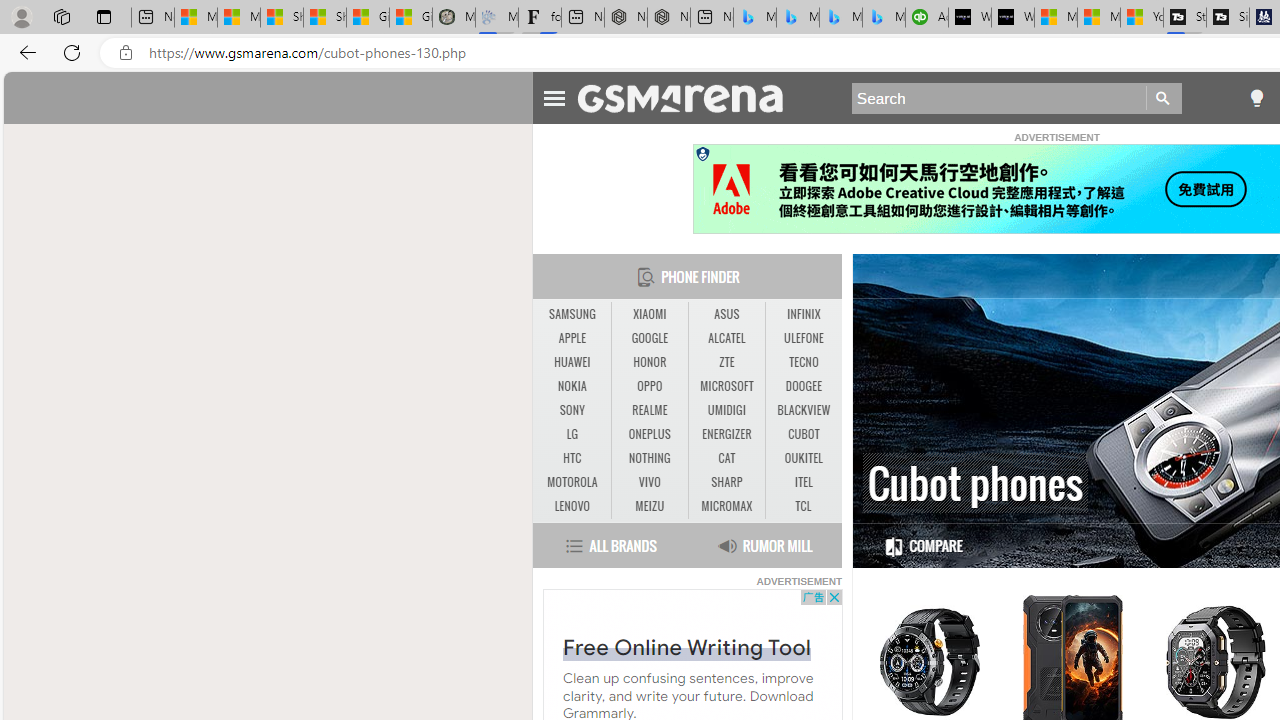 The width and height of the screenshot is (1280, 720). I want to click on 'APPLE', so click(571, 337).